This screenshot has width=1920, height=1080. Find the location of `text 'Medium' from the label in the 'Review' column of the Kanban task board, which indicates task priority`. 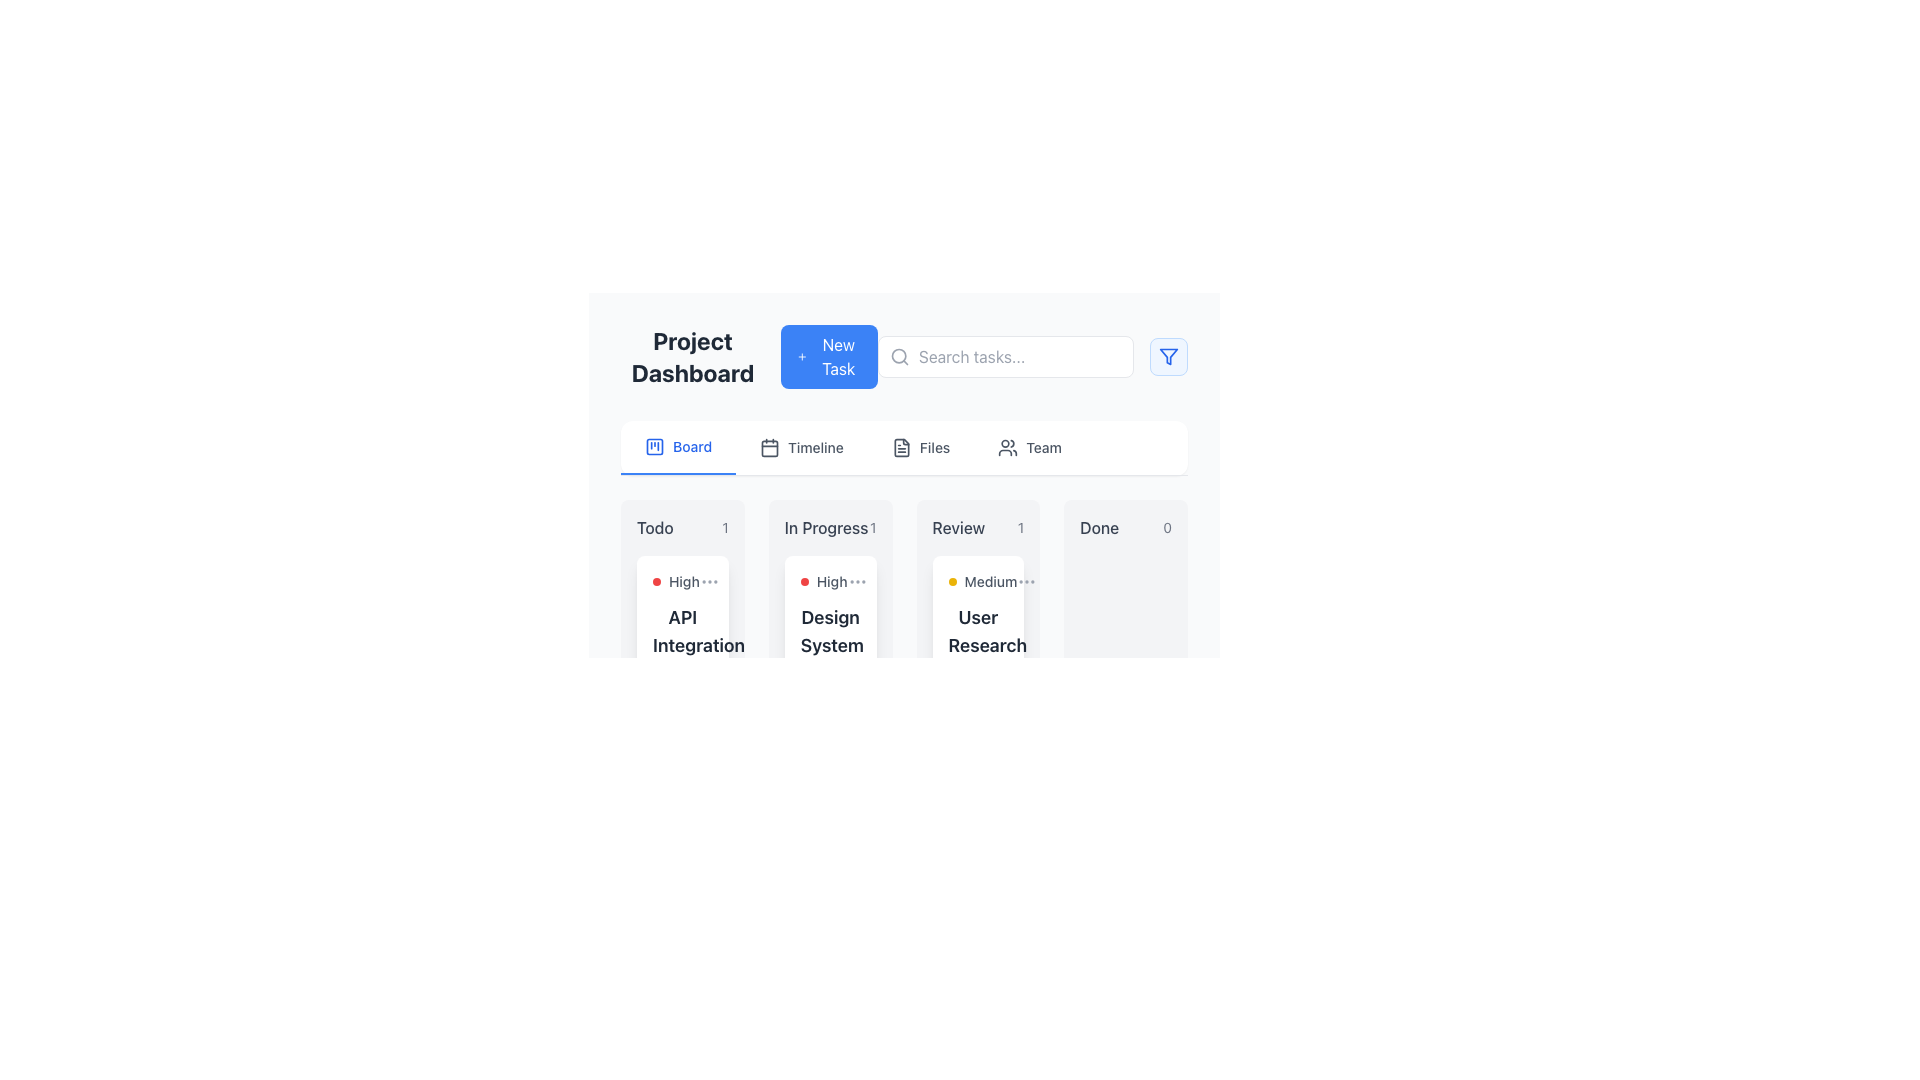

text 'Medium' from the label in the 'Review' column of the Kanban task board, which indicates task priority is located at coordinates (990, 582).